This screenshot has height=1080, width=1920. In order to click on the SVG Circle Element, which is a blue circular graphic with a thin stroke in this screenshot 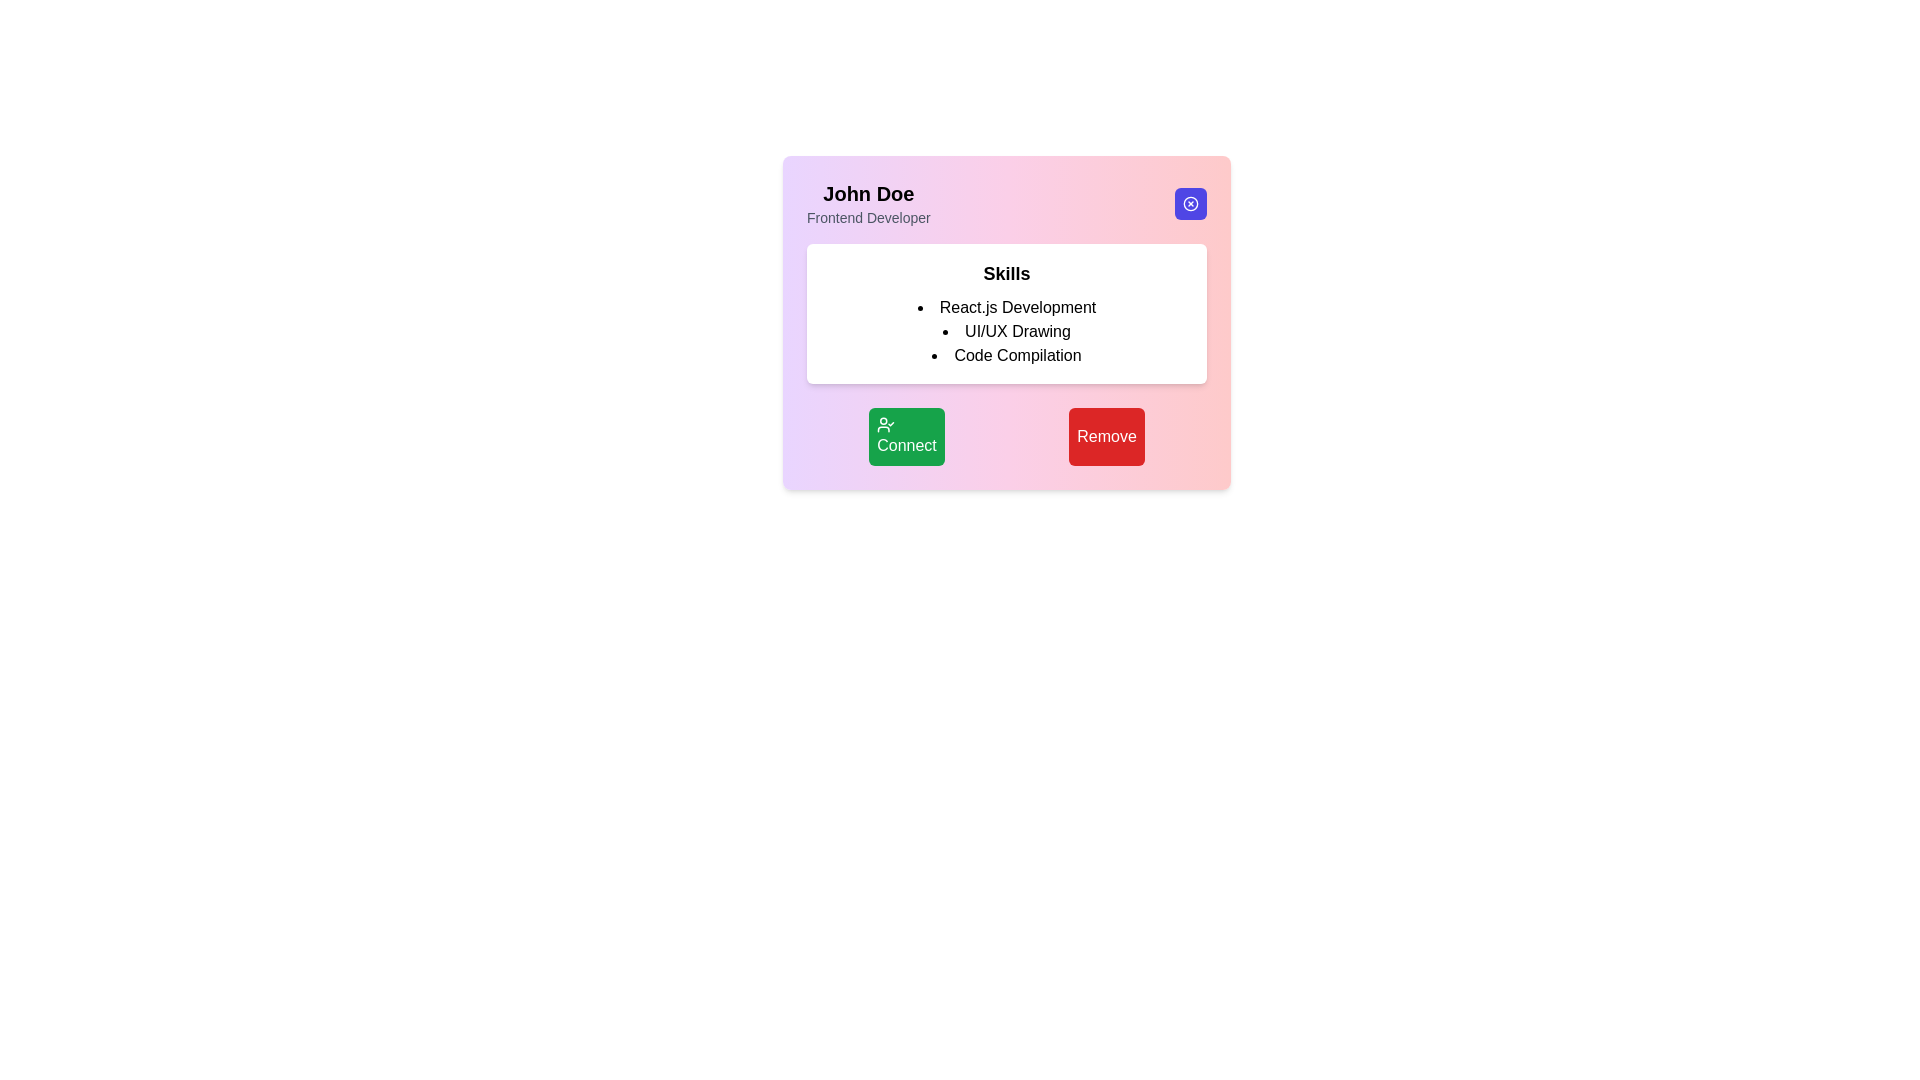, I will do `click(1190, 204)`.